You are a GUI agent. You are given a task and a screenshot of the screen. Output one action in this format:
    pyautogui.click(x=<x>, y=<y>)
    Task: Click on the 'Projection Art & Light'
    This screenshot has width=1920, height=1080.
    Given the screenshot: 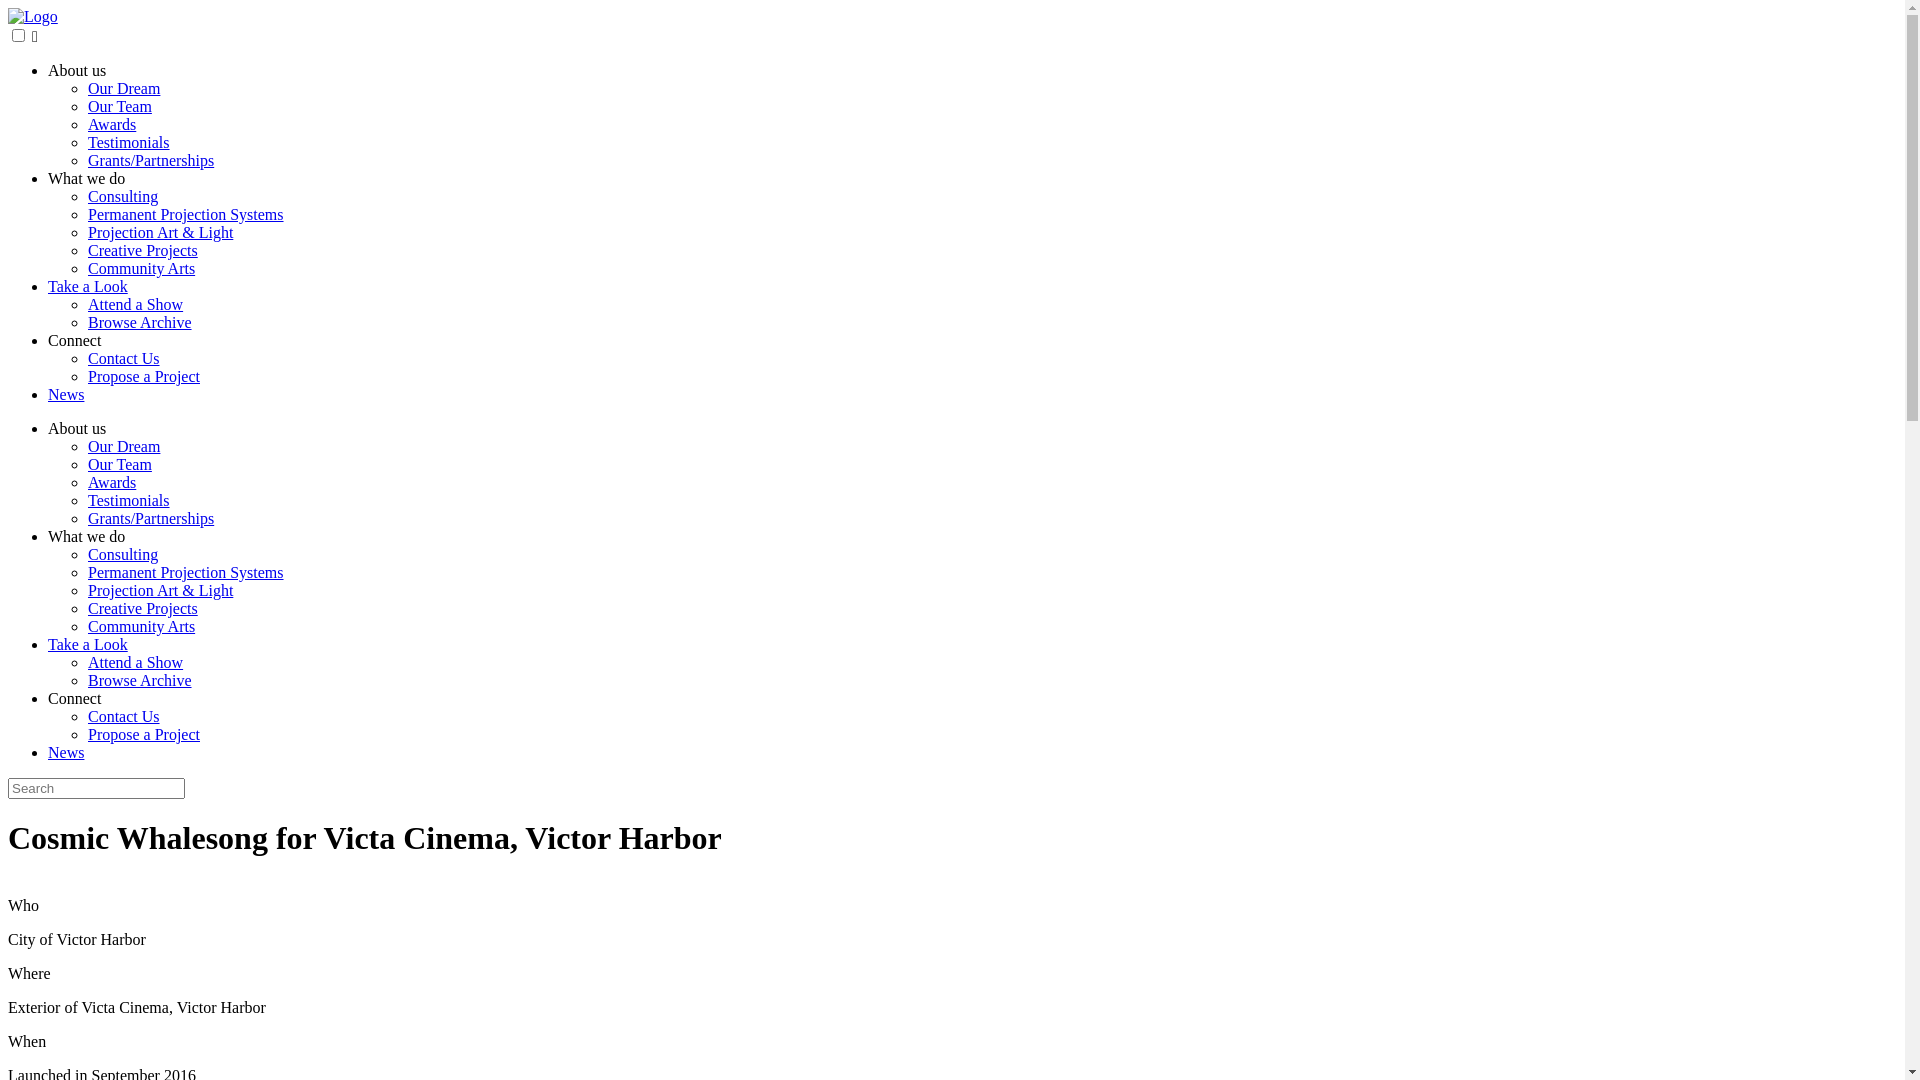 What is the action you would take?
    pyautogui.click(x=86, y=231)
    